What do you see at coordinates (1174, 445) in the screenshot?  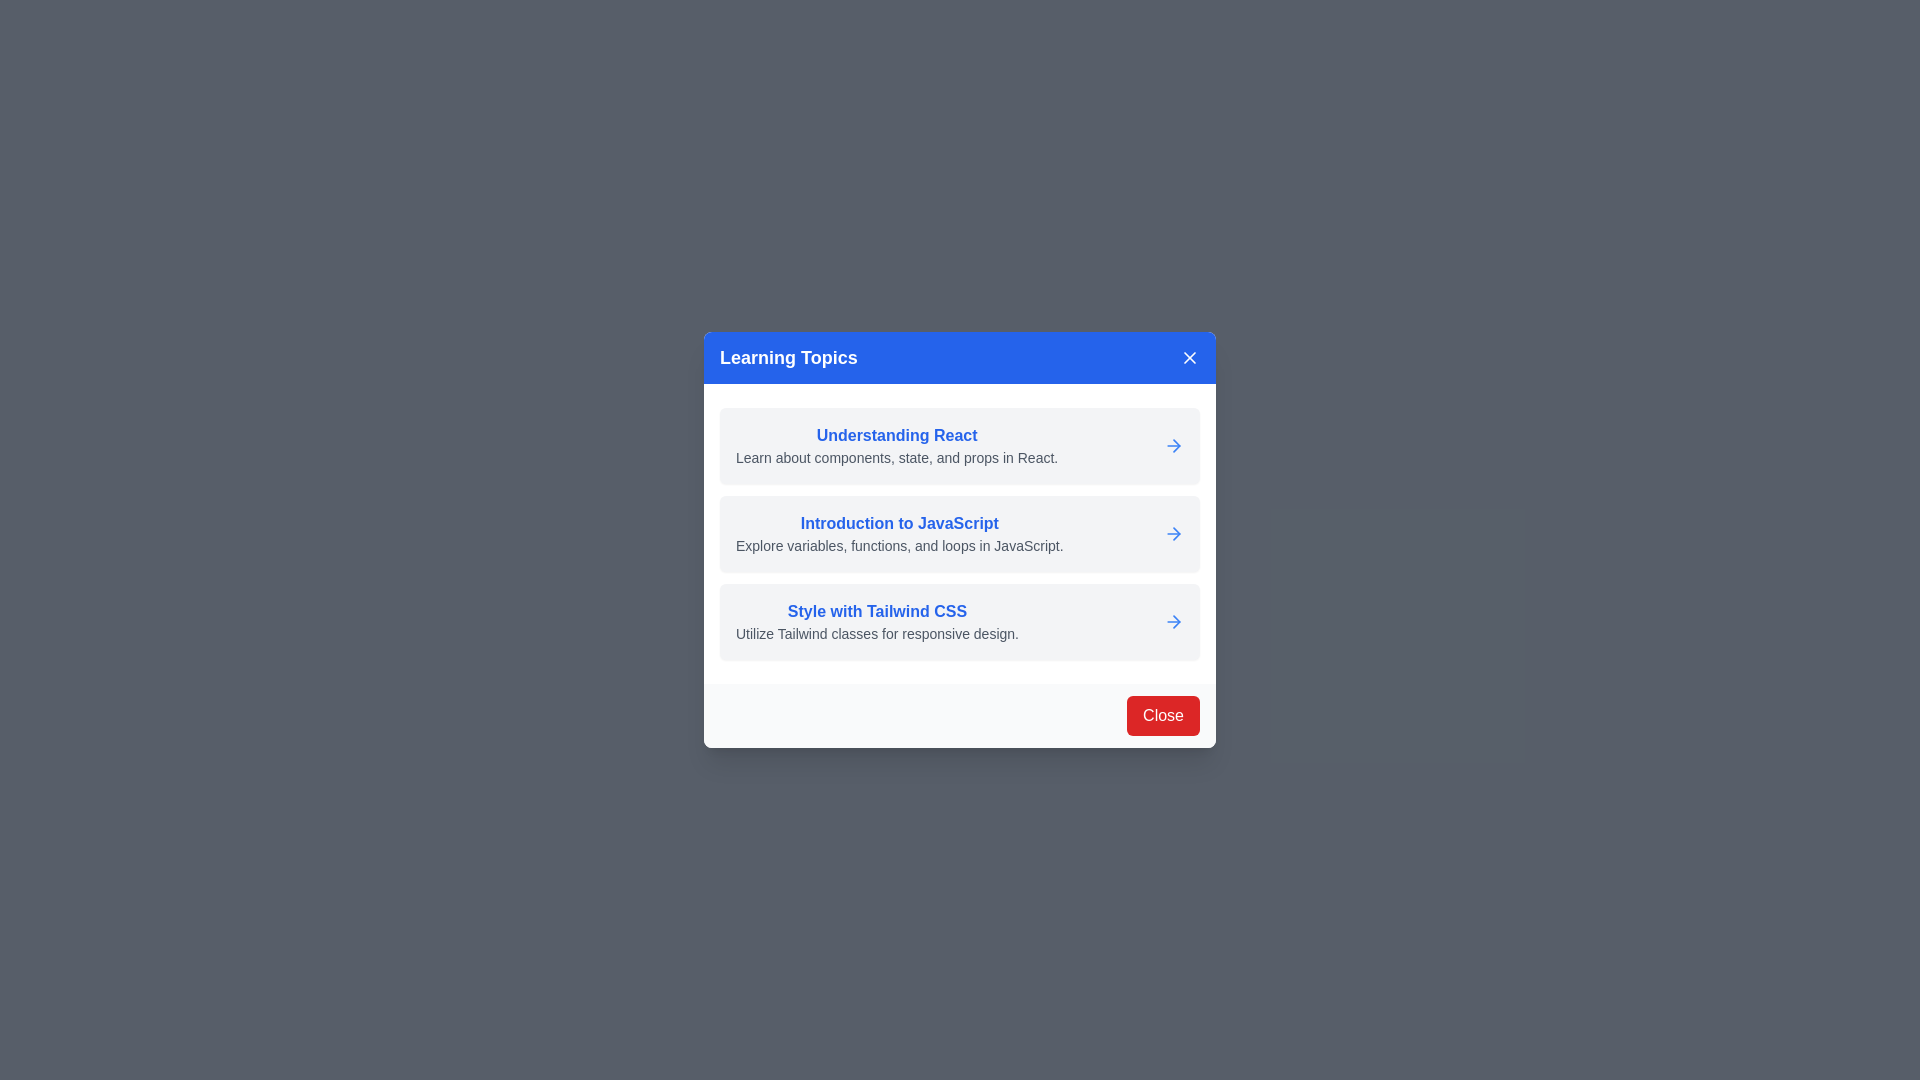 I see `the arrow icon located at the far right of the card titled 'Understanding React'` at bounding box center [1174, 445].